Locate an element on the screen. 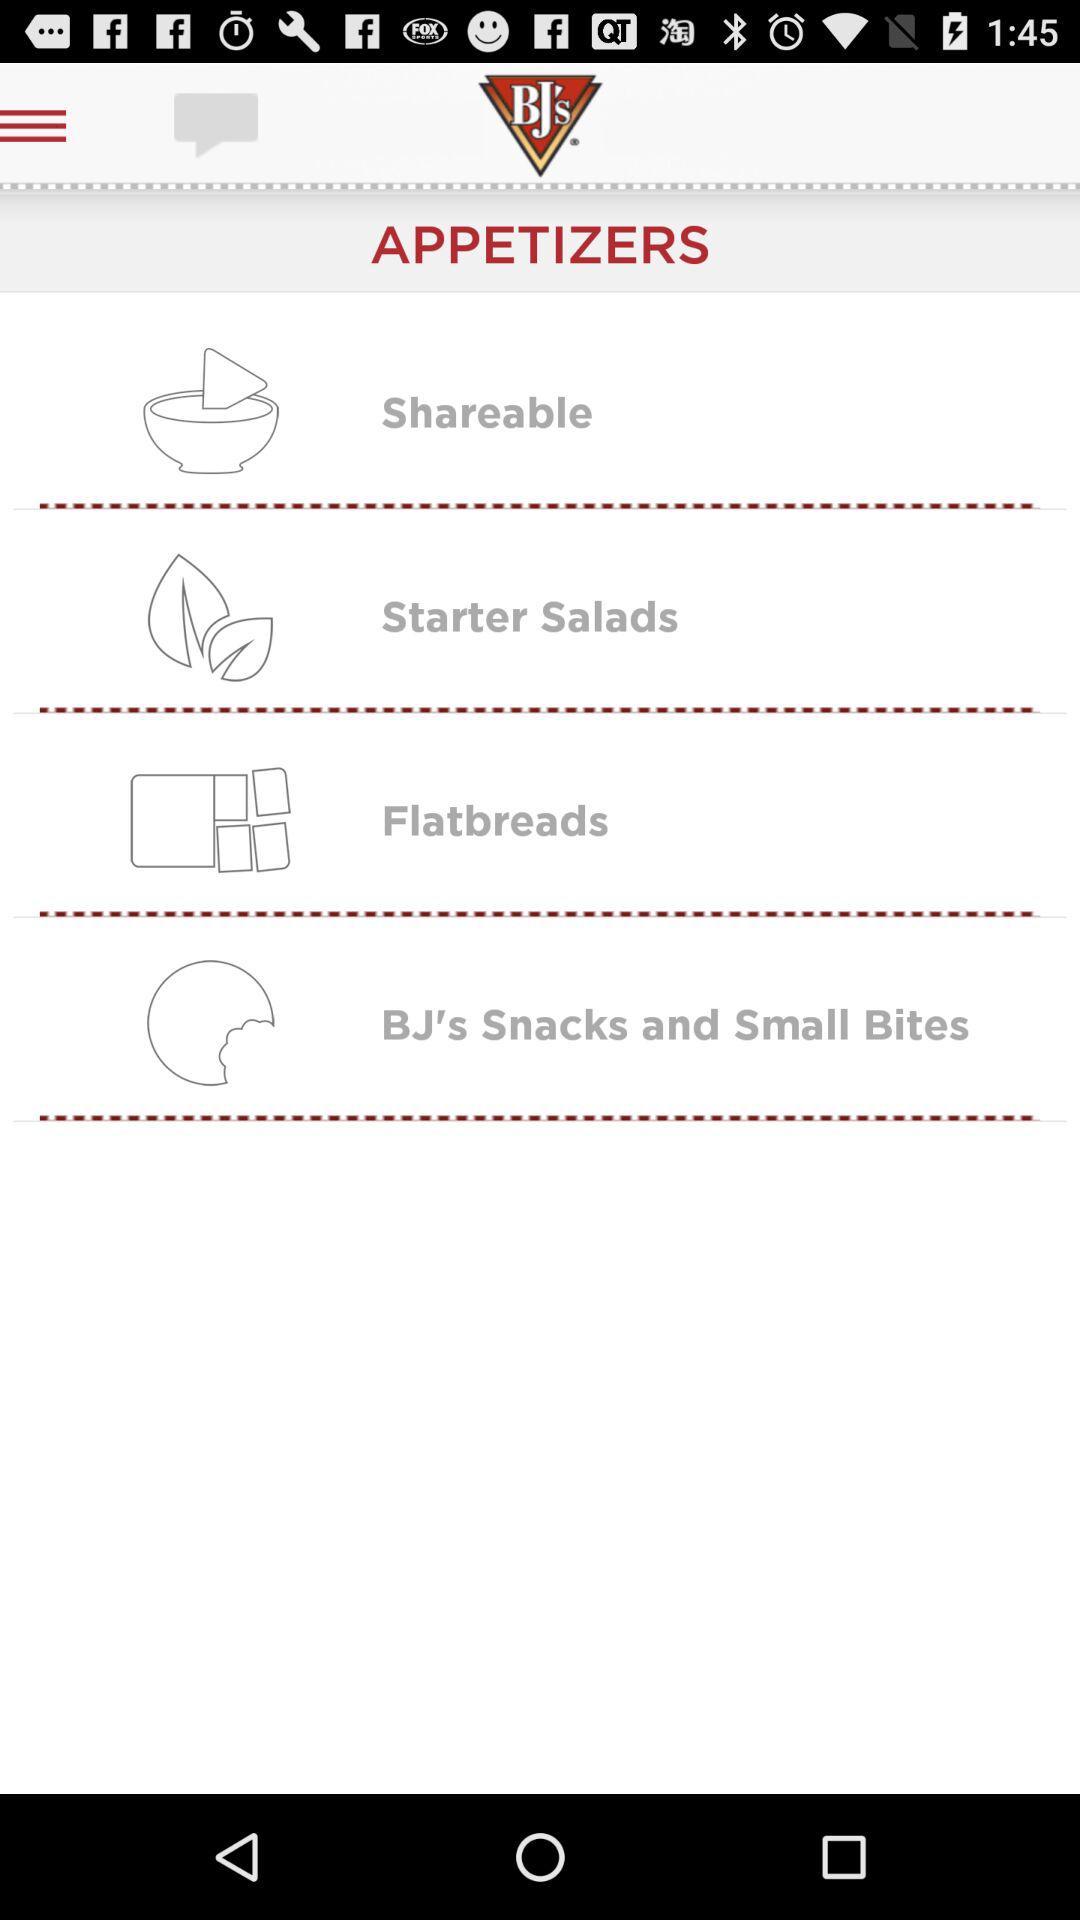  messages is located at coordinates (218, 124).